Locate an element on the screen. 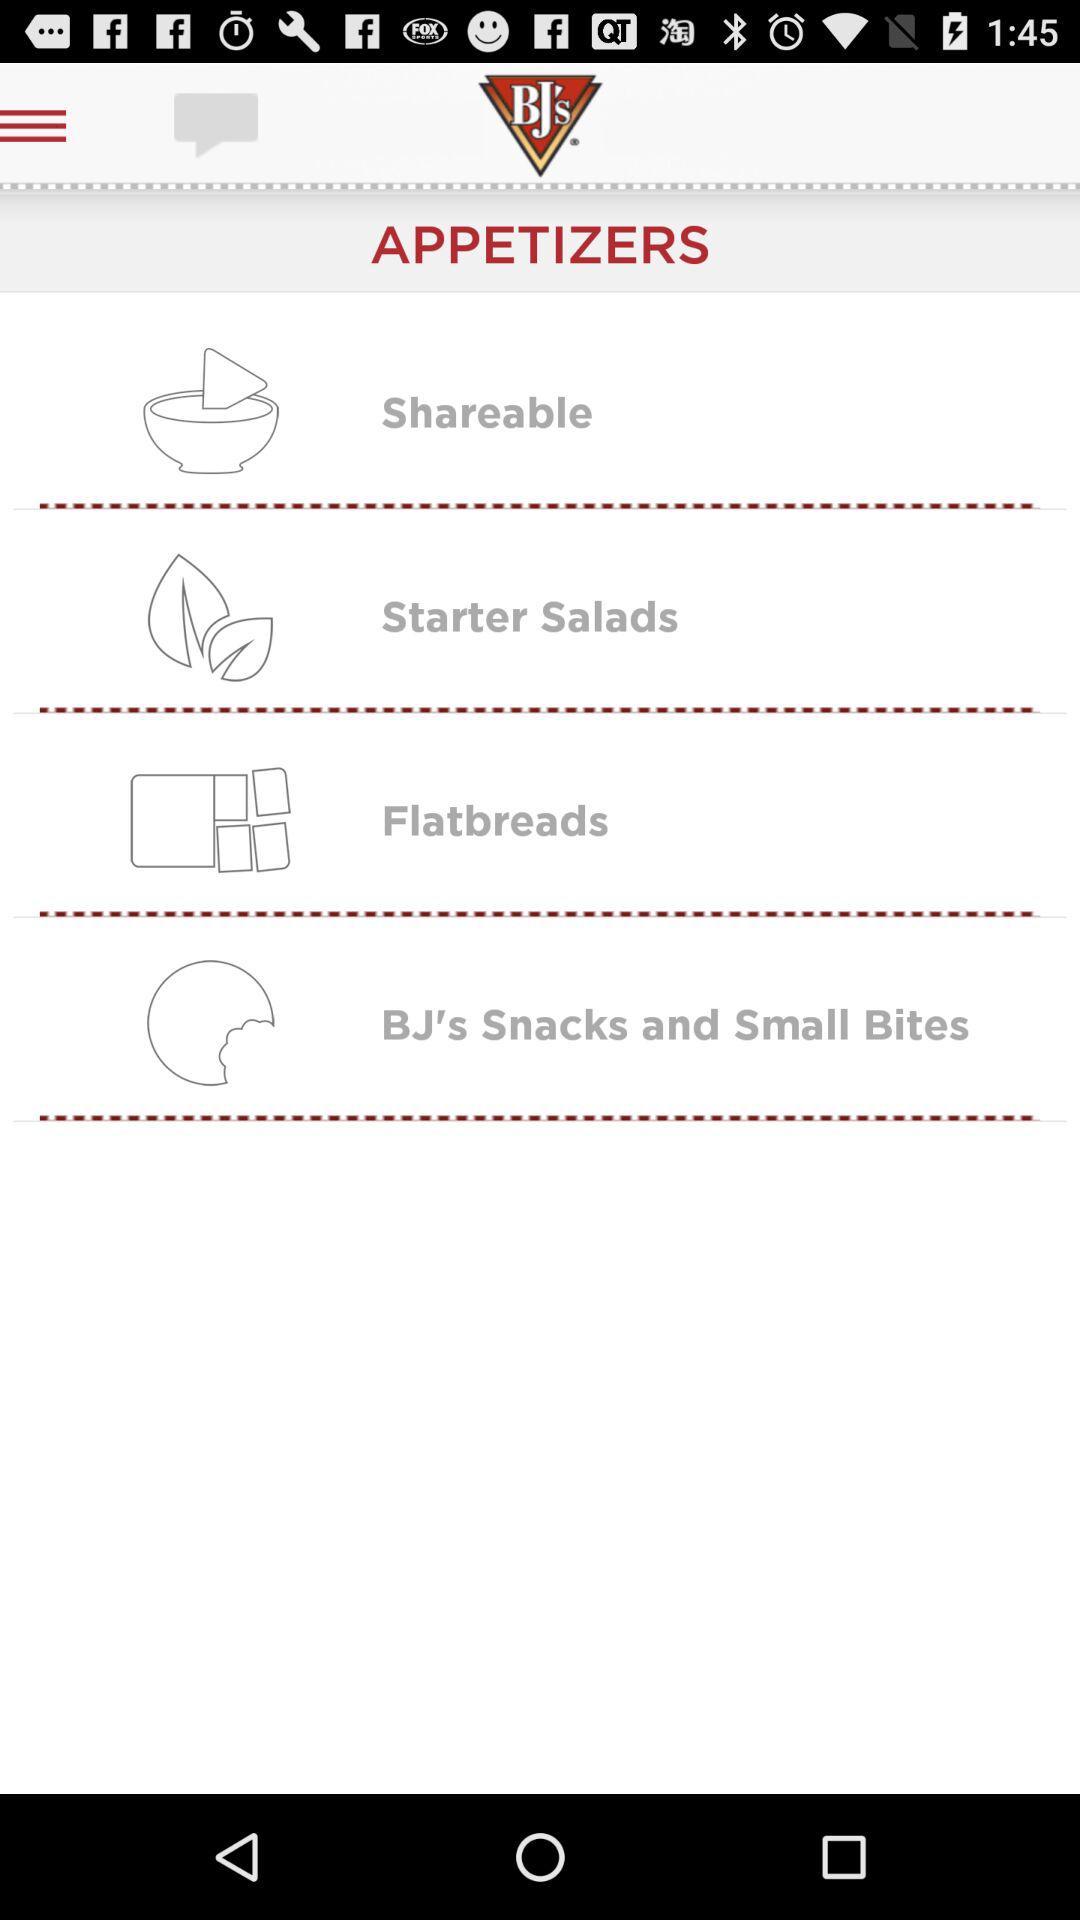  messages is located at coordinates (218, 124).